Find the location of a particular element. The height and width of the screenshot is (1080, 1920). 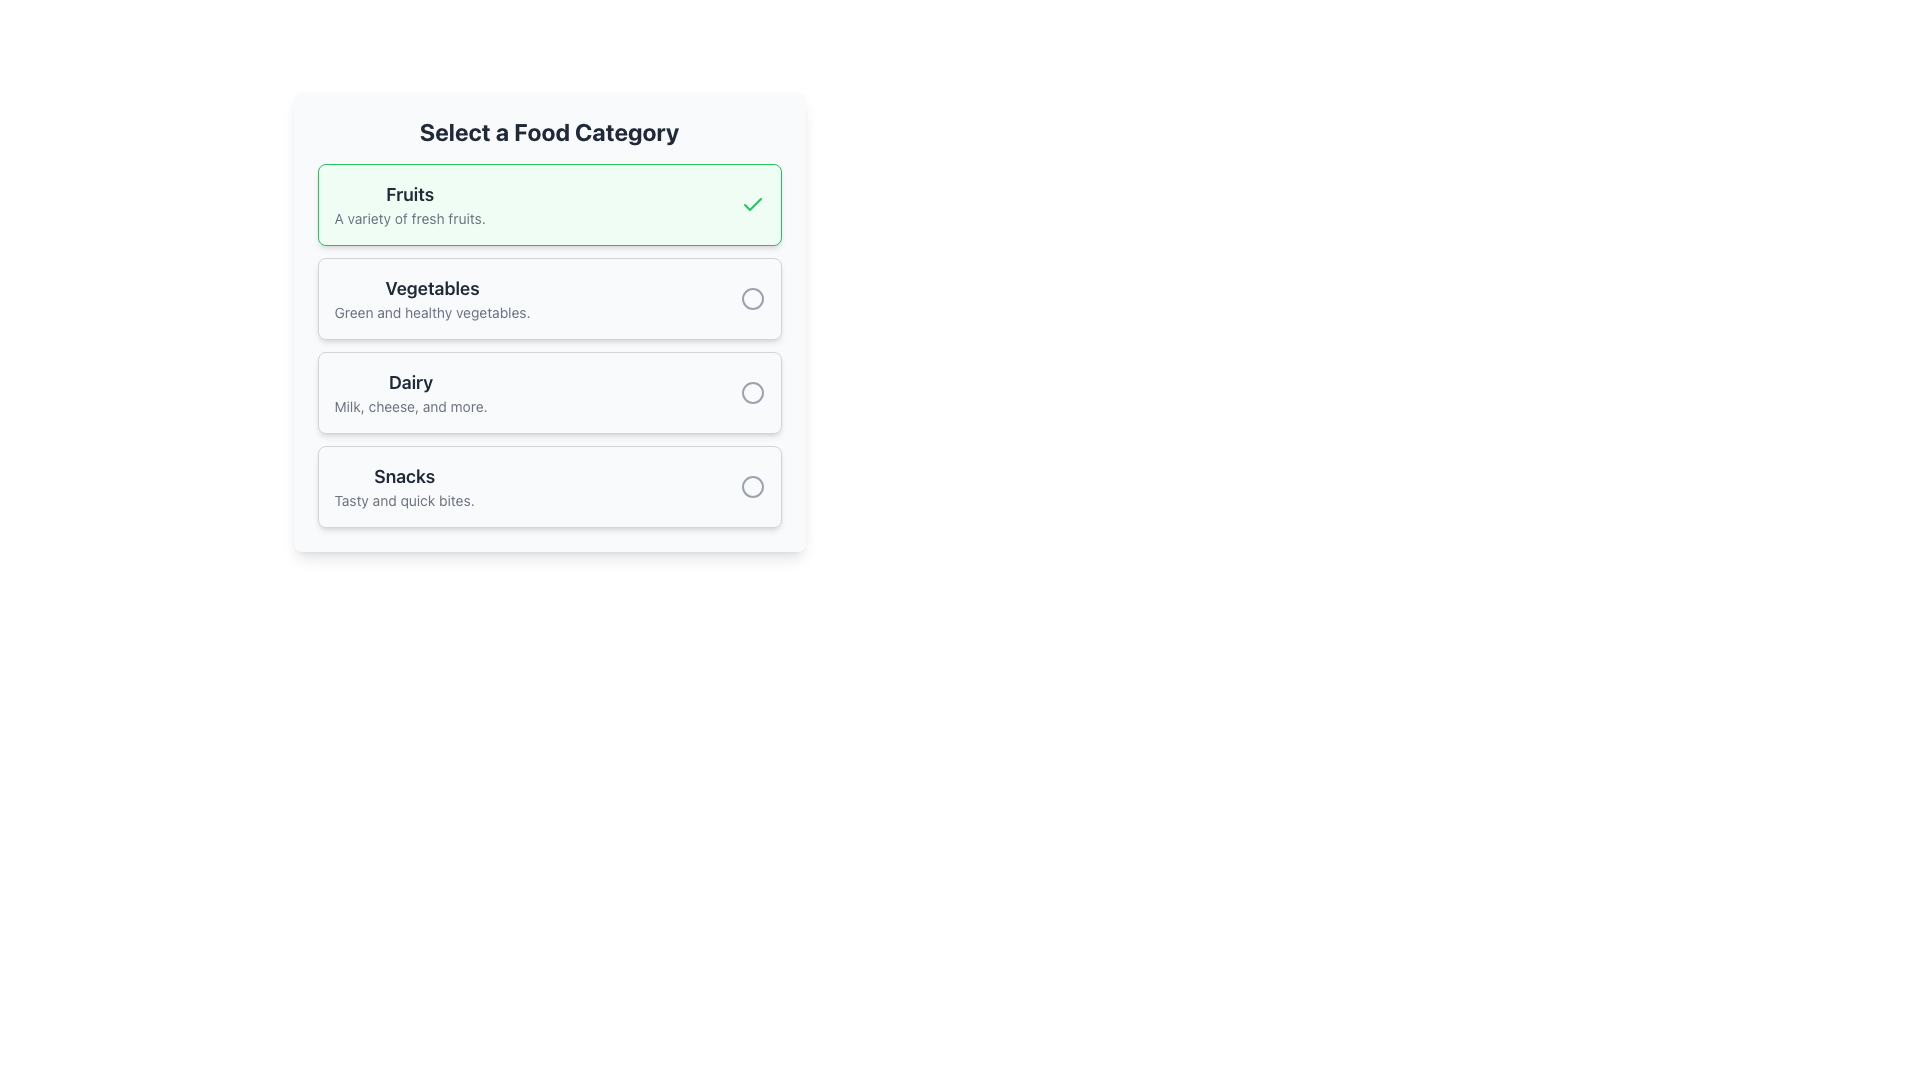

the text label that provides additional details about the 'Dairy' category, which is positioned directly below the 'Dairy' heading is located at coordinates (410, 406).